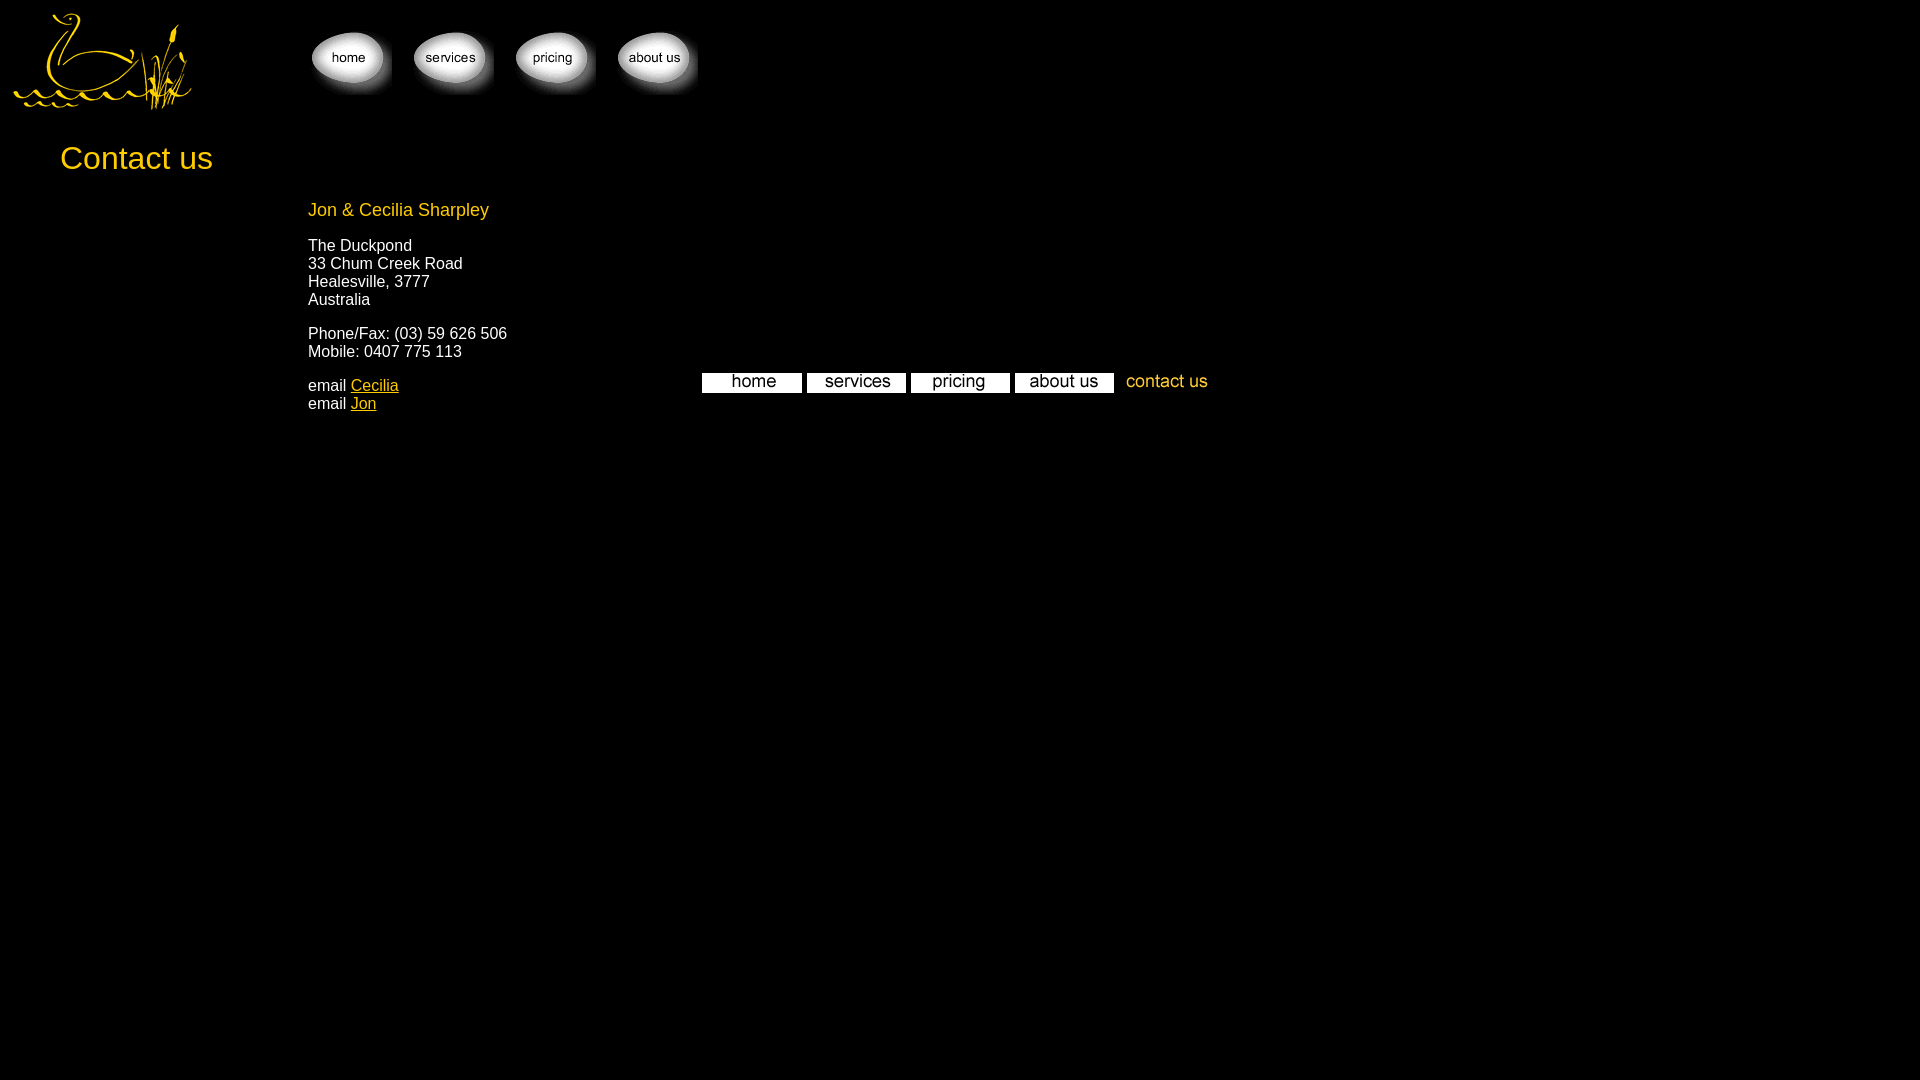 This screenshot has height=1080, width=1920. I want to click on 'Jon', so click(364, 403).